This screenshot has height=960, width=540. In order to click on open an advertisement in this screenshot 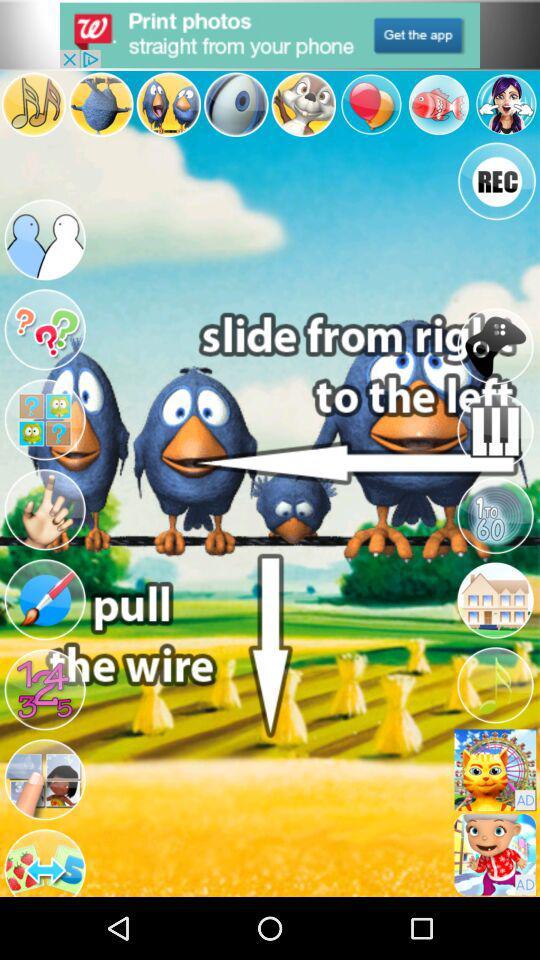, I will do `click(494, 853)`.